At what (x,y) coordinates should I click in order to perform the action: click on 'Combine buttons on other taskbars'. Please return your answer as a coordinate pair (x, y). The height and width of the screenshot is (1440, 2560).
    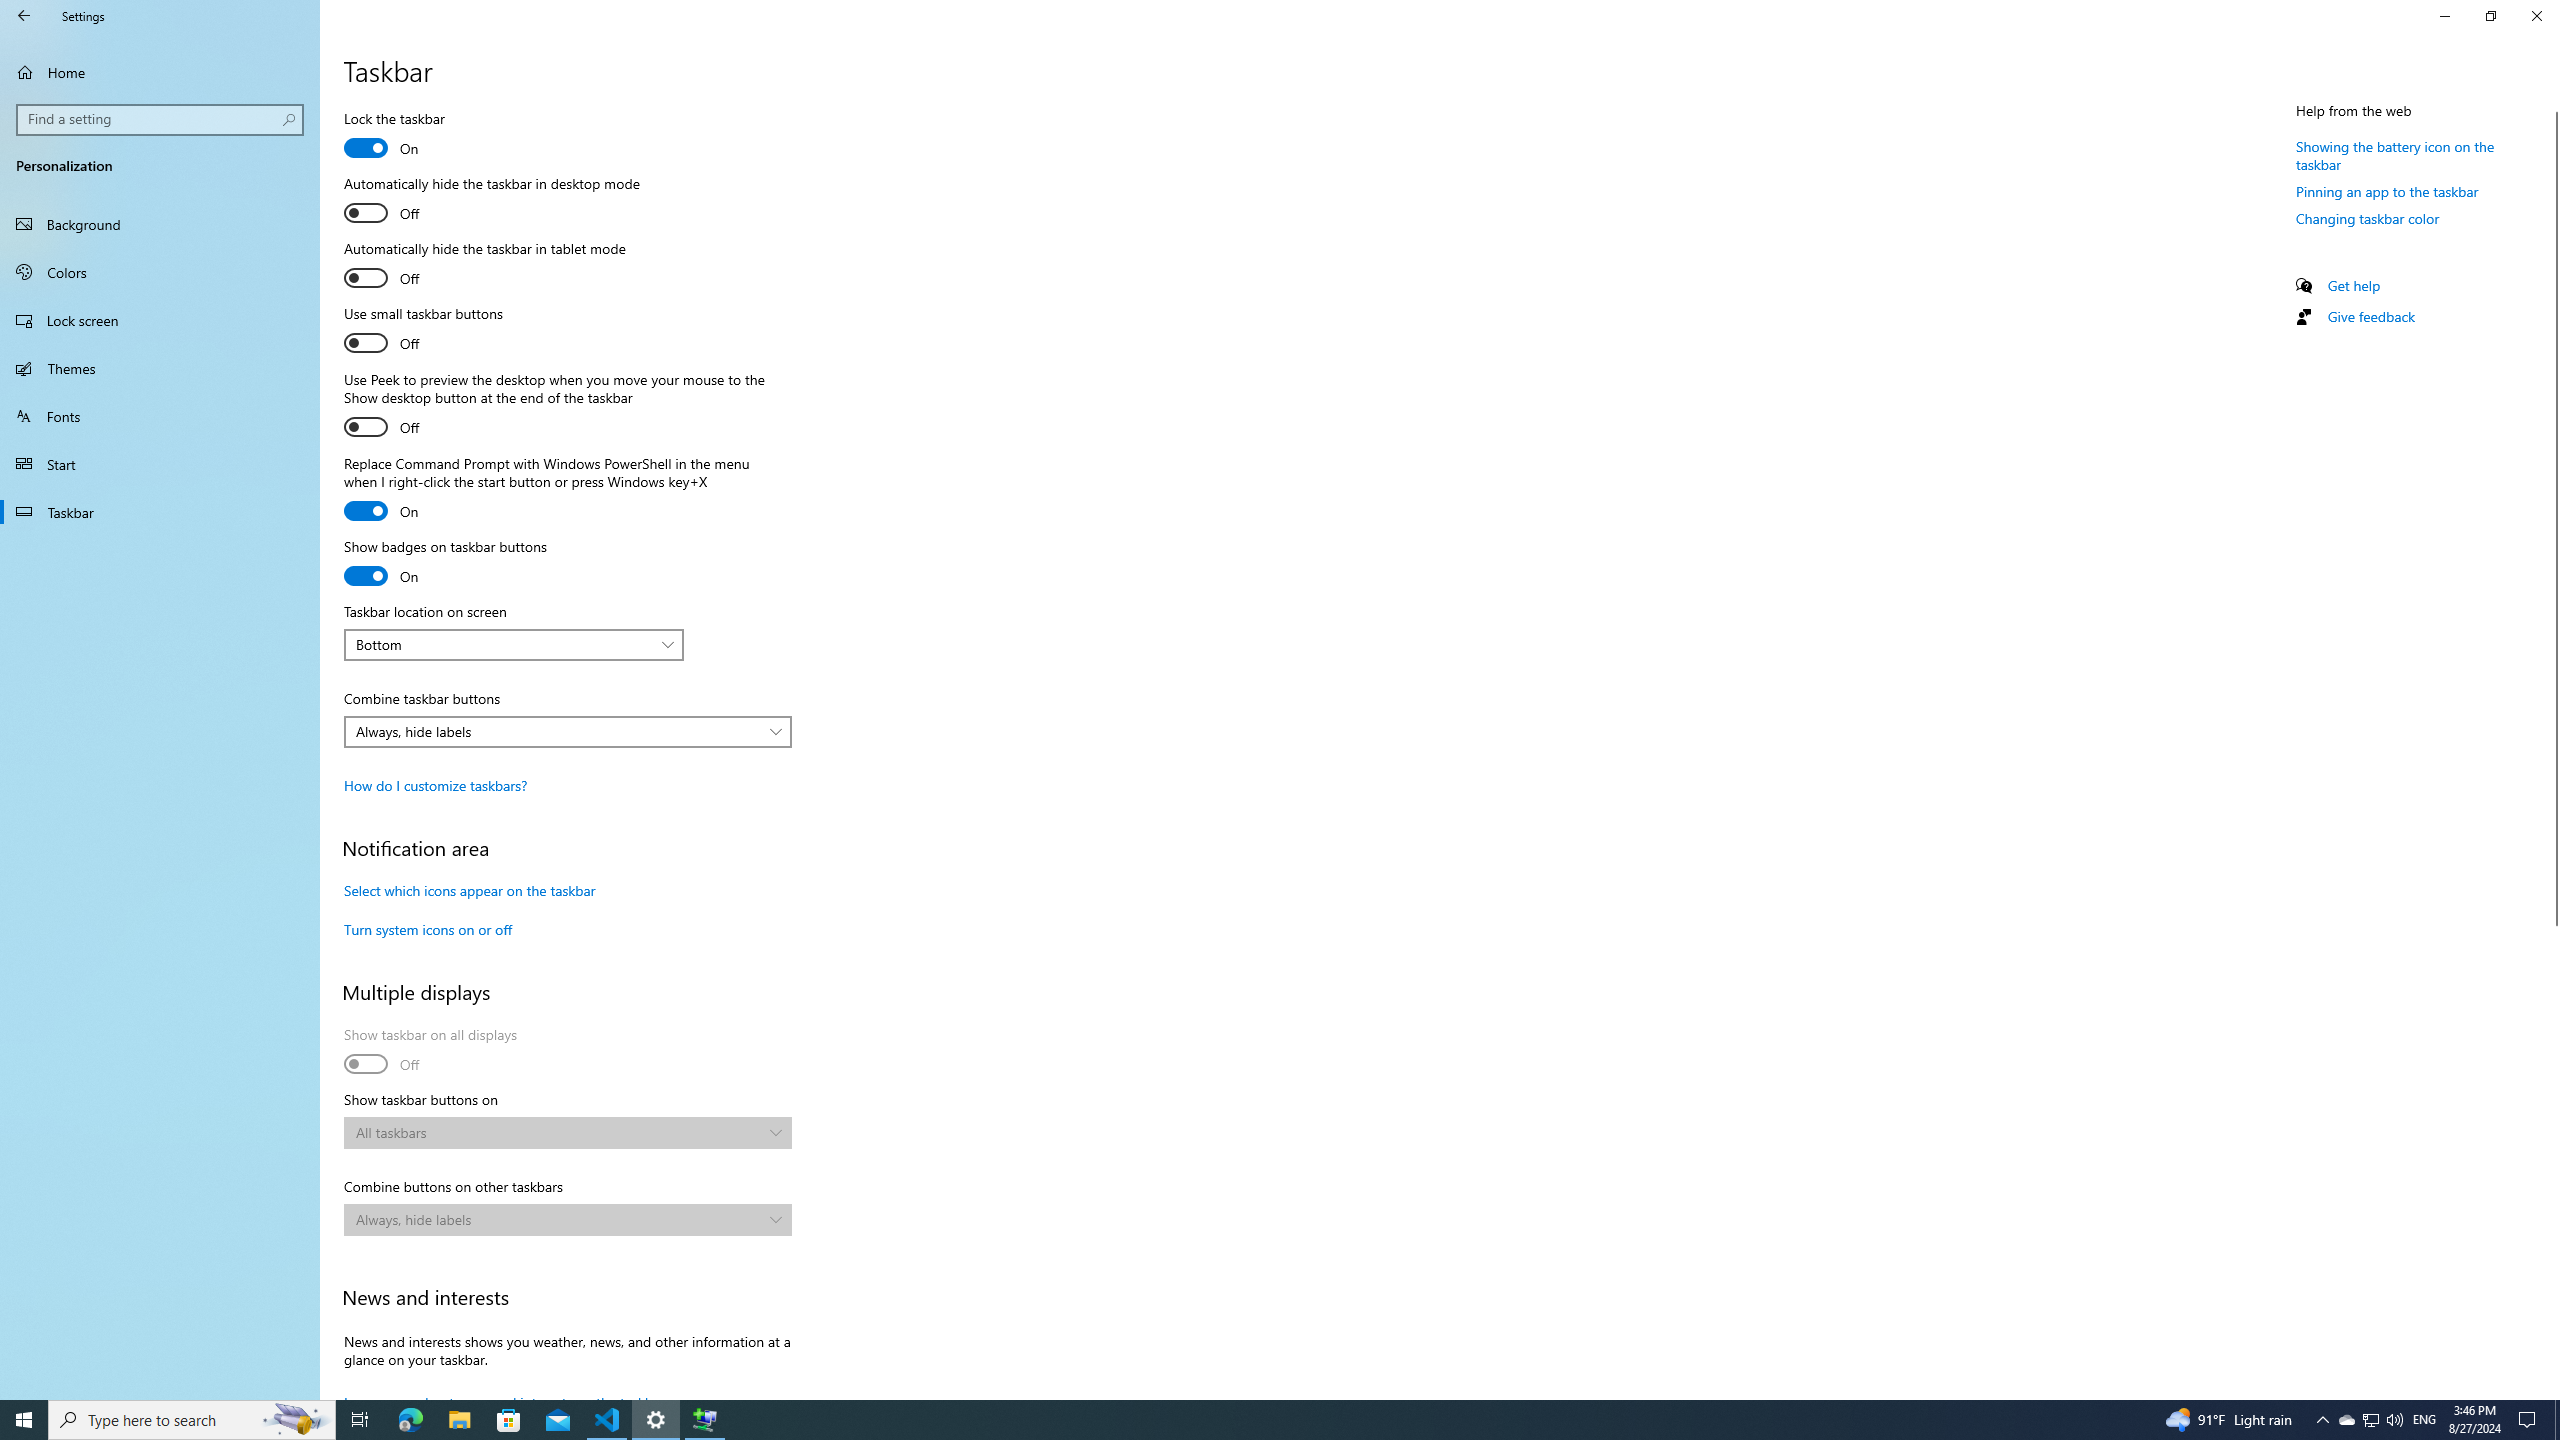
    Looking at the image, I should click on (566, 1218).